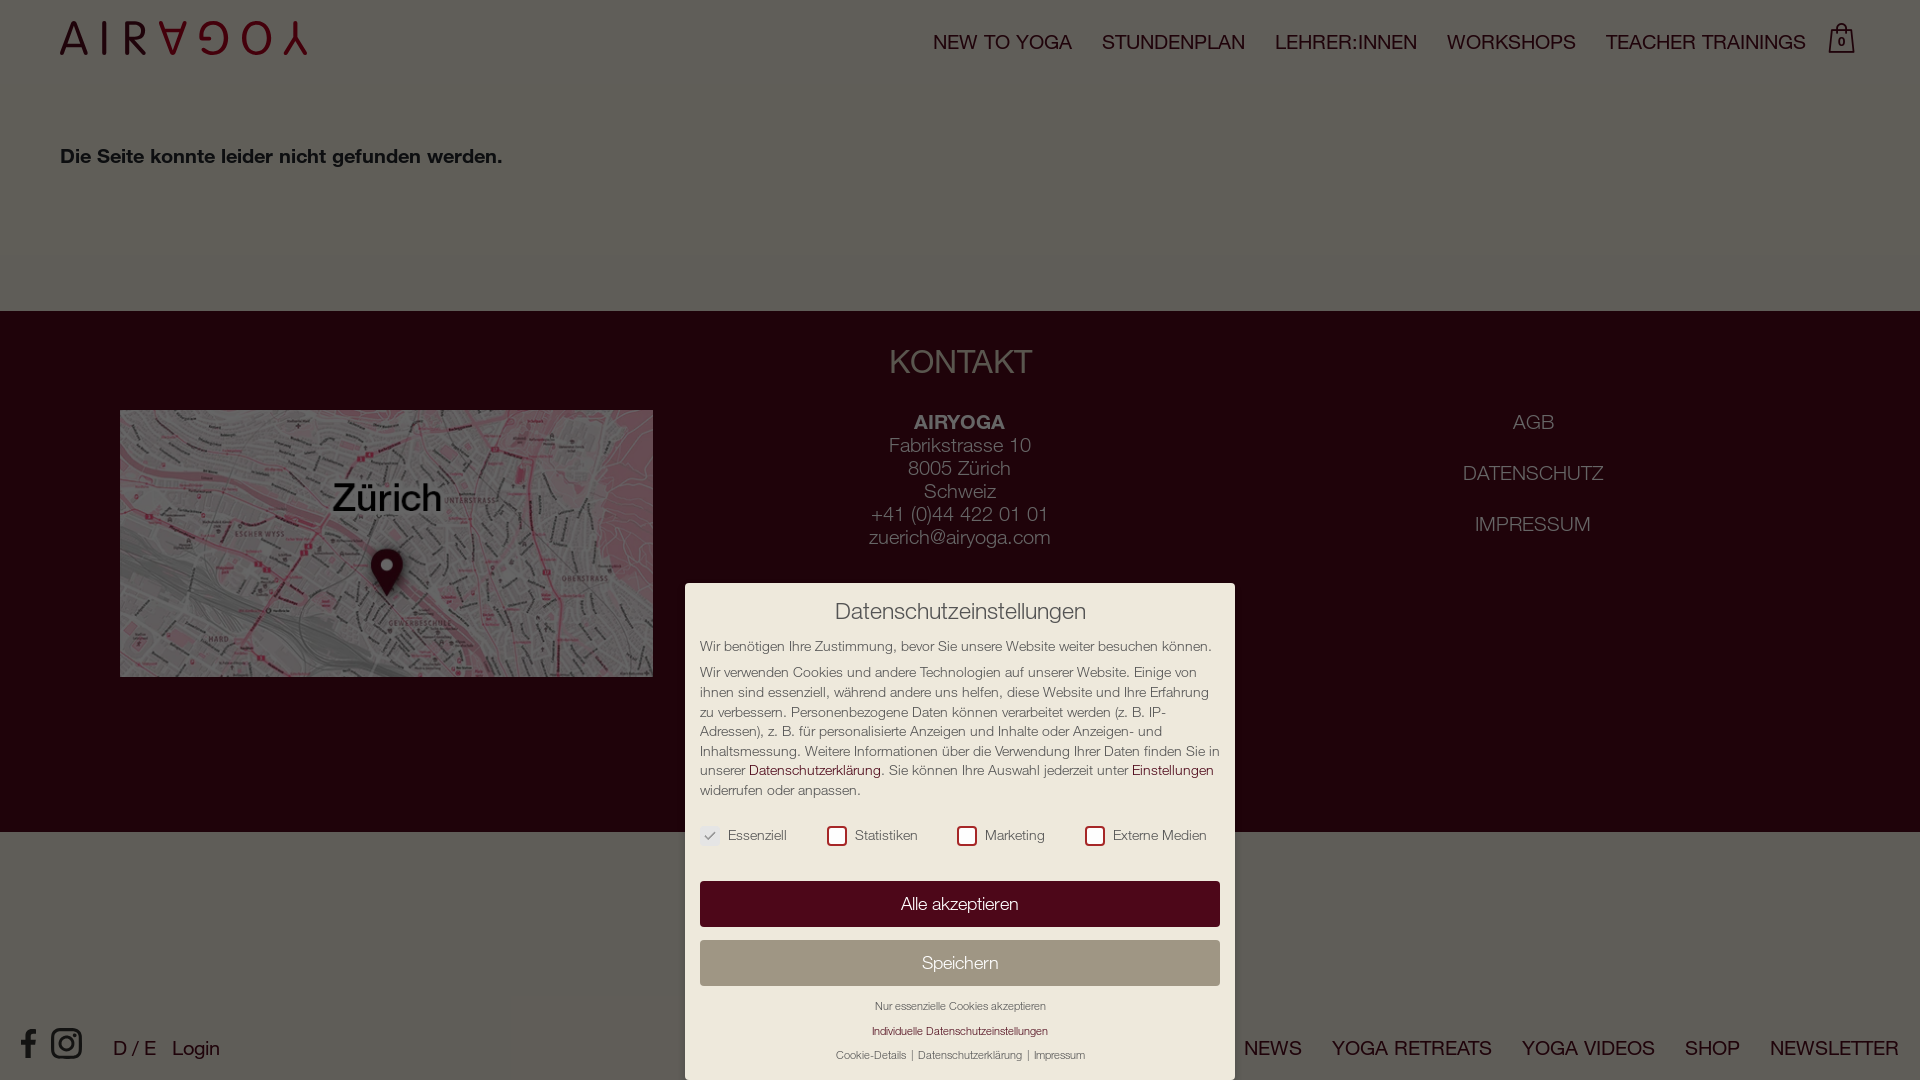  I want to click on 'STUNDENPLAN', so click(1101, 41).